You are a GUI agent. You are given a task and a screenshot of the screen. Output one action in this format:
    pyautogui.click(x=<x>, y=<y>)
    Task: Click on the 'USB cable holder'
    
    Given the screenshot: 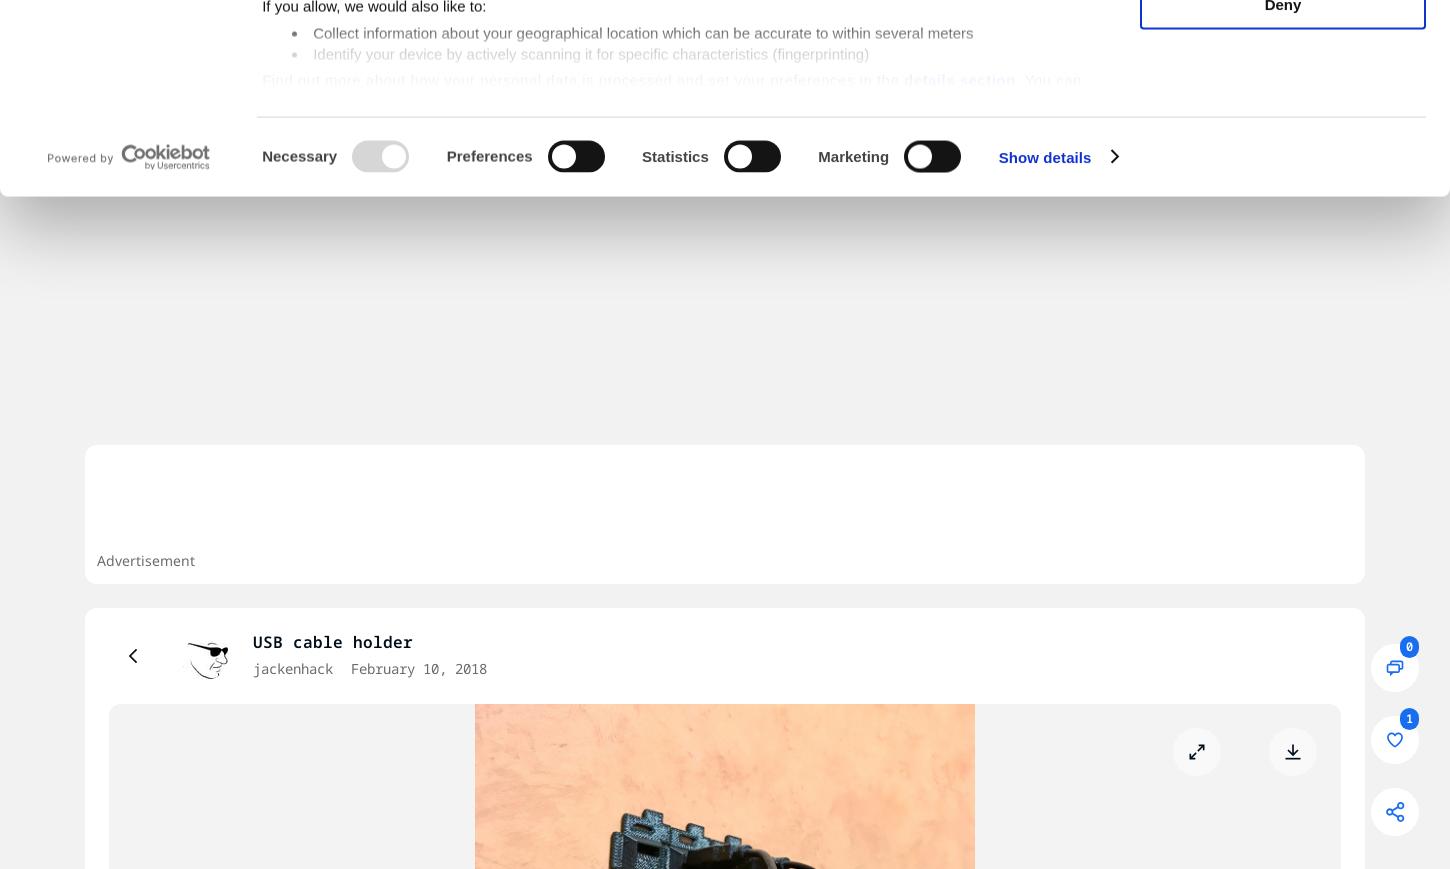 What is the action you would take?
    pyautogui.click(x=333, y=642)
    